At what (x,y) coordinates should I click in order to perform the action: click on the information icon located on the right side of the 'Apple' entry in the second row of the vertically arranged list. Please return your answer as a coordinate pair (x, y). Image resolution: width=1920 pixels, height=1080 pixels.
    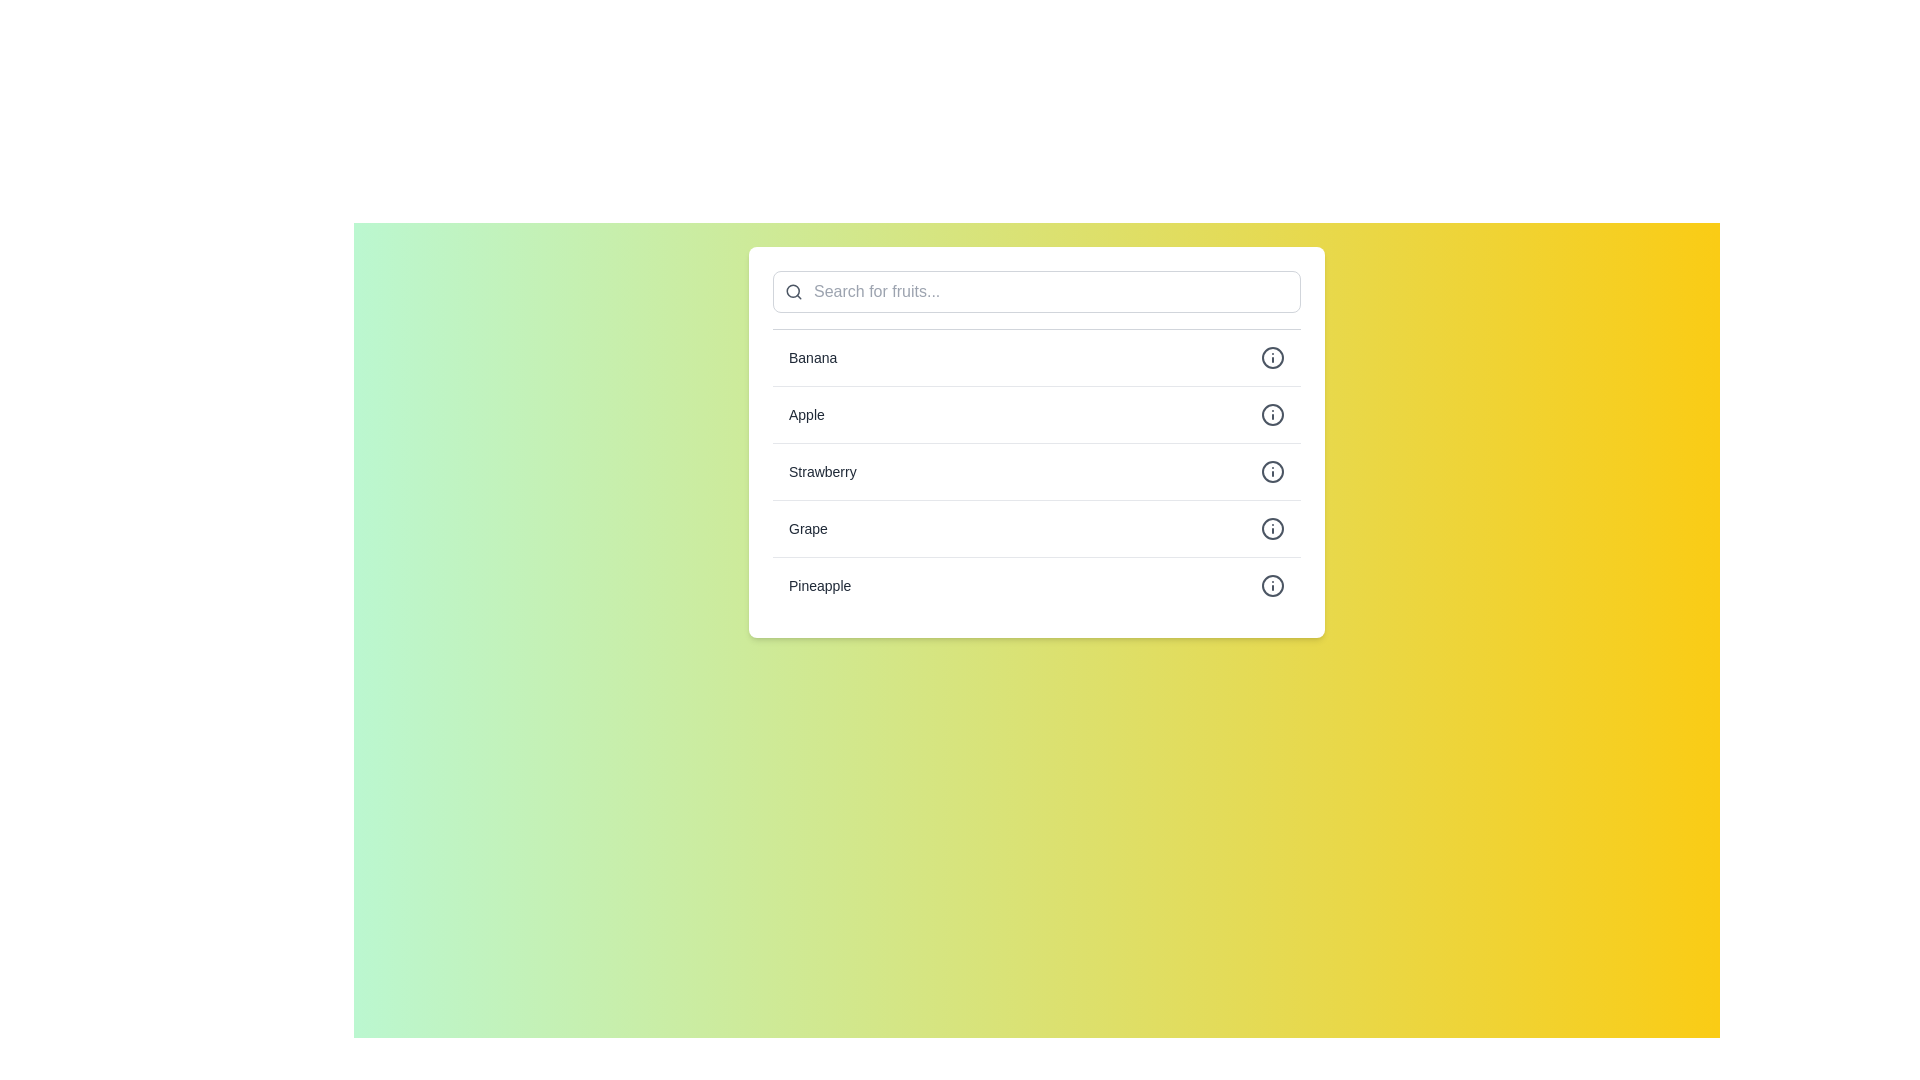
    Looking at the image, I should click on (1271, 414).